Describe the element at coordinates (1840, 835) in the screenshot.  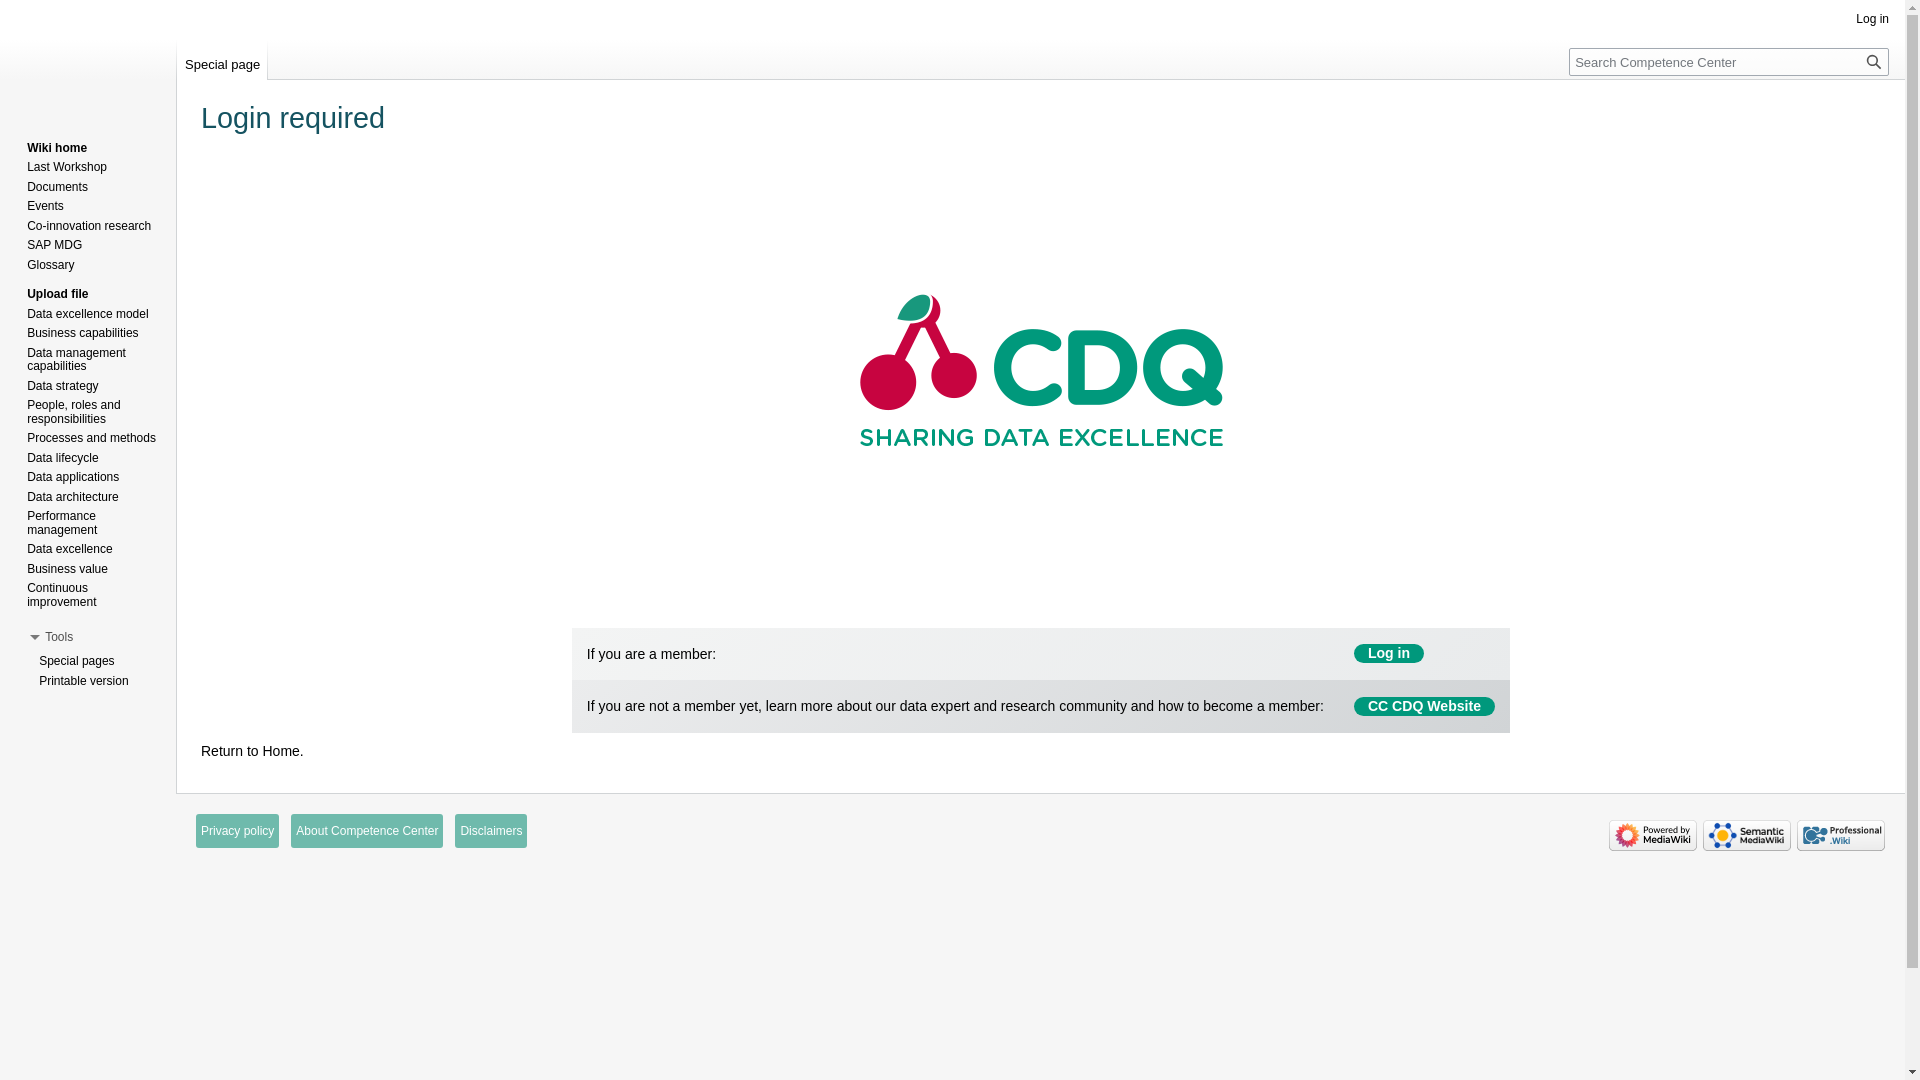
I see `'Managed MediaWiki hosting'` at that location.